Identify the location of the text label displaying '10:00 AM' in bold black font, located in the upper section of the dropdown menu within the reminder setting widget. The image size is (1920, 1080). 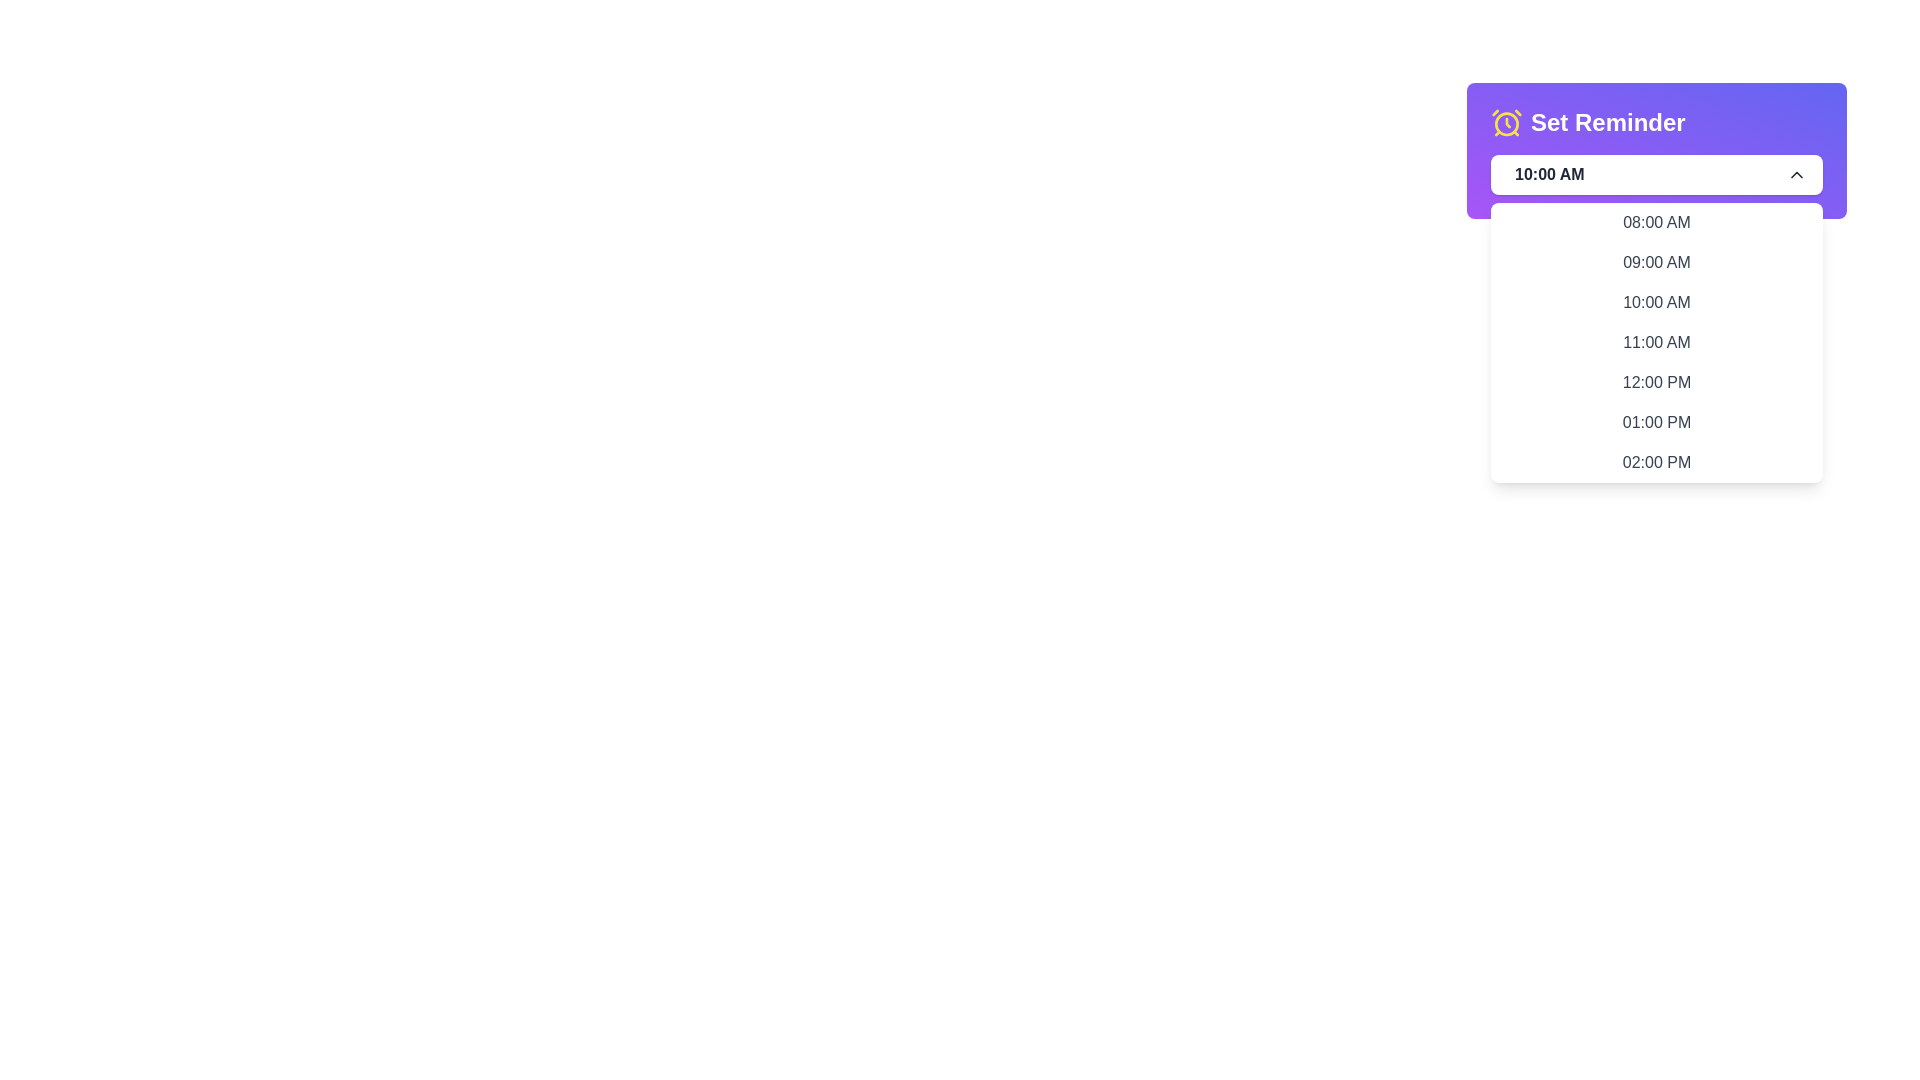
(1544, 173).